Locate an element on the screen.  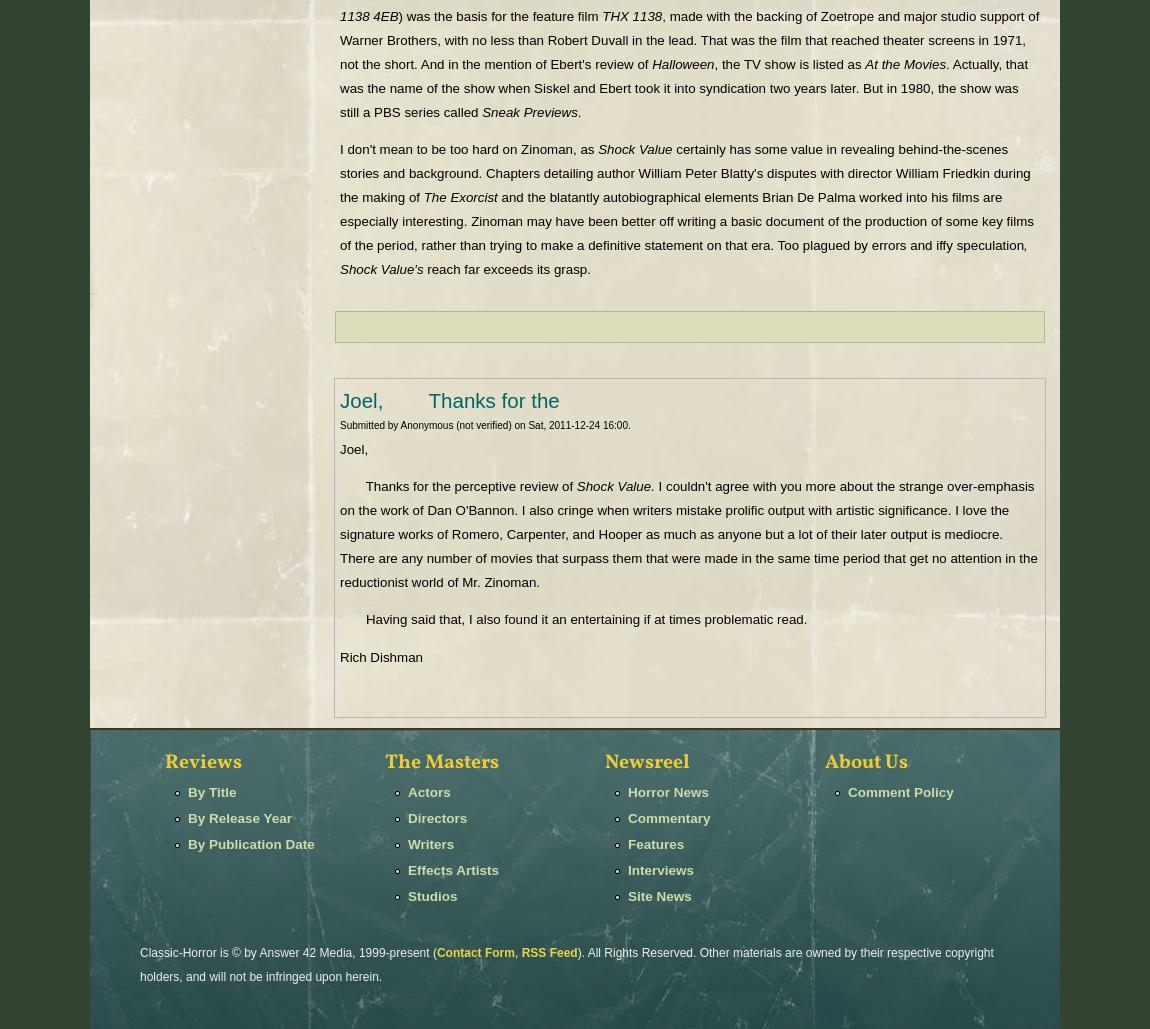
'I don't mean to be too hard on
Zinoman, as' is located at coordinates (468, 149).